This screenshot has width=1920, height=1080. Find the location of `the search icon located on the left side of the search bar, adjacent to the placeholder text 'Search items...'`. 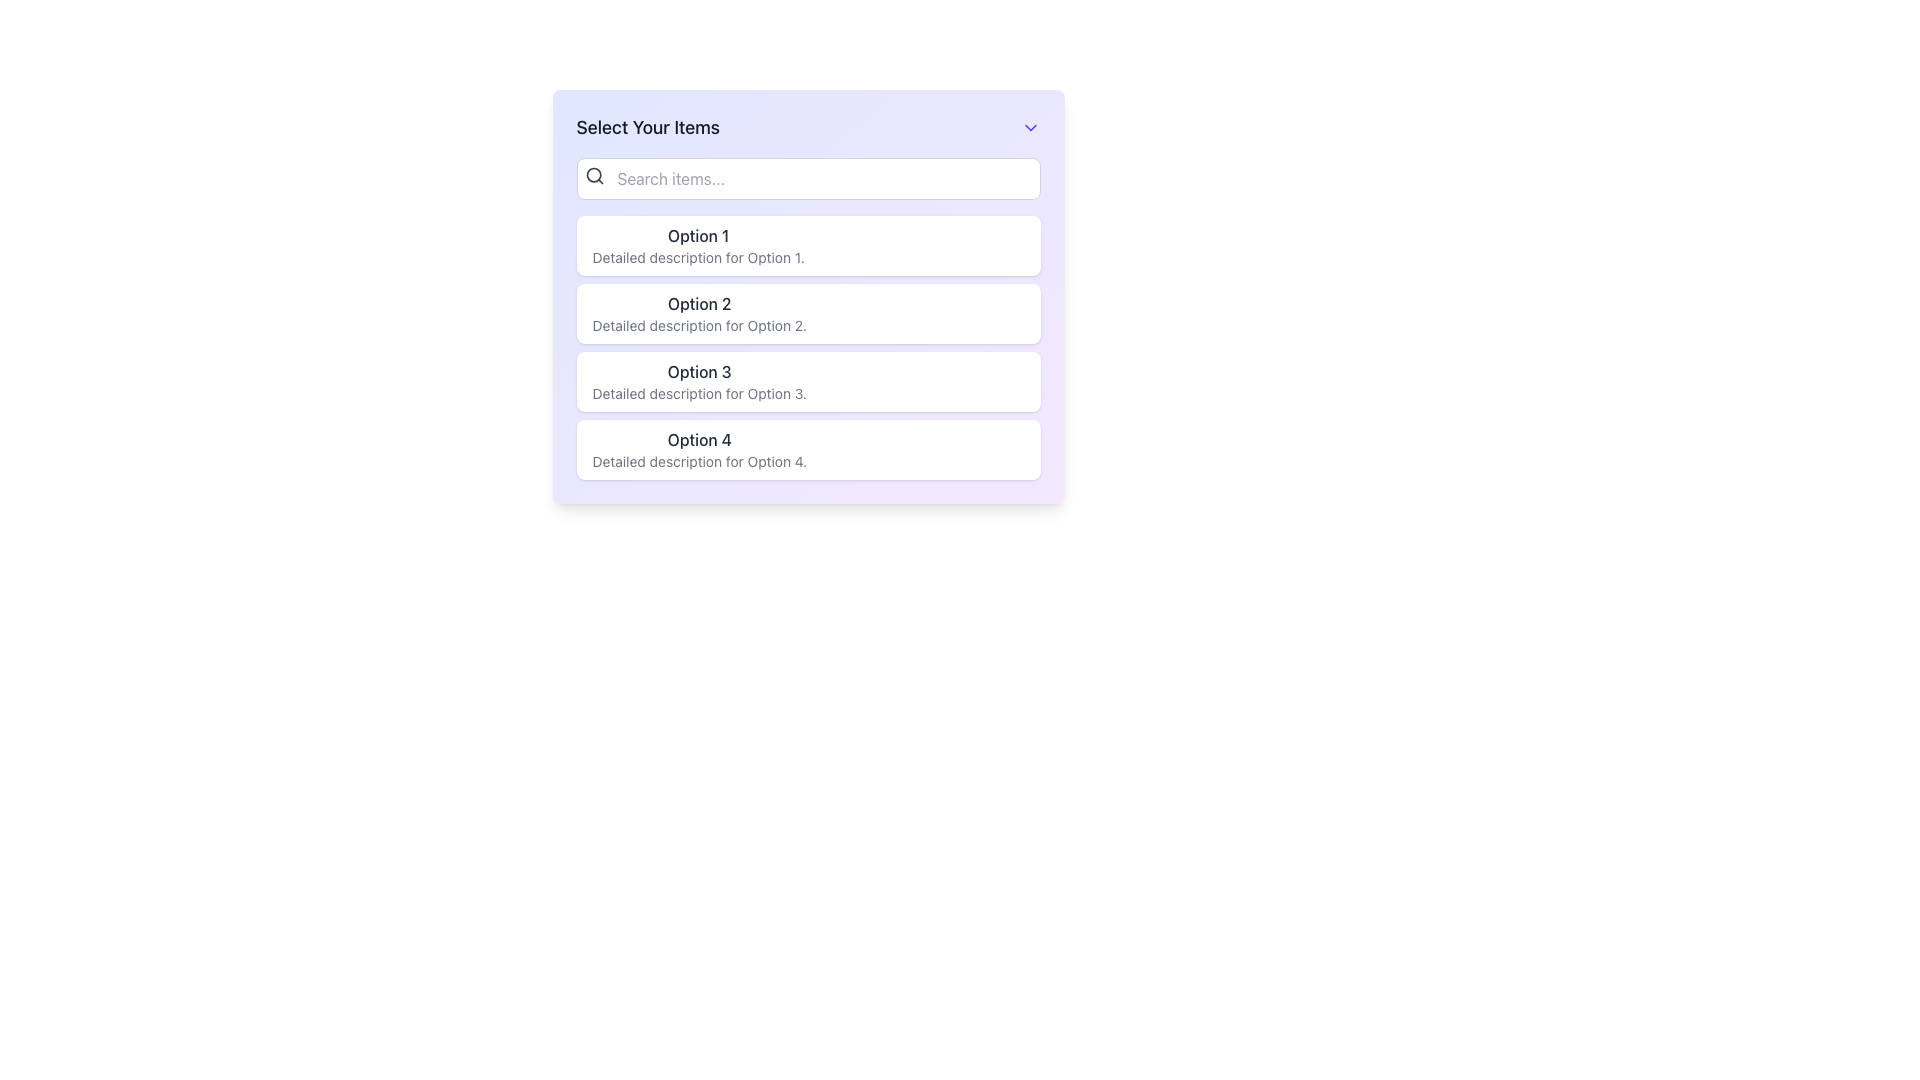

the search icon located on the left side of the search bar, adjacent to the placeholder text 'Search items...' is located at coordinates (593, 175).